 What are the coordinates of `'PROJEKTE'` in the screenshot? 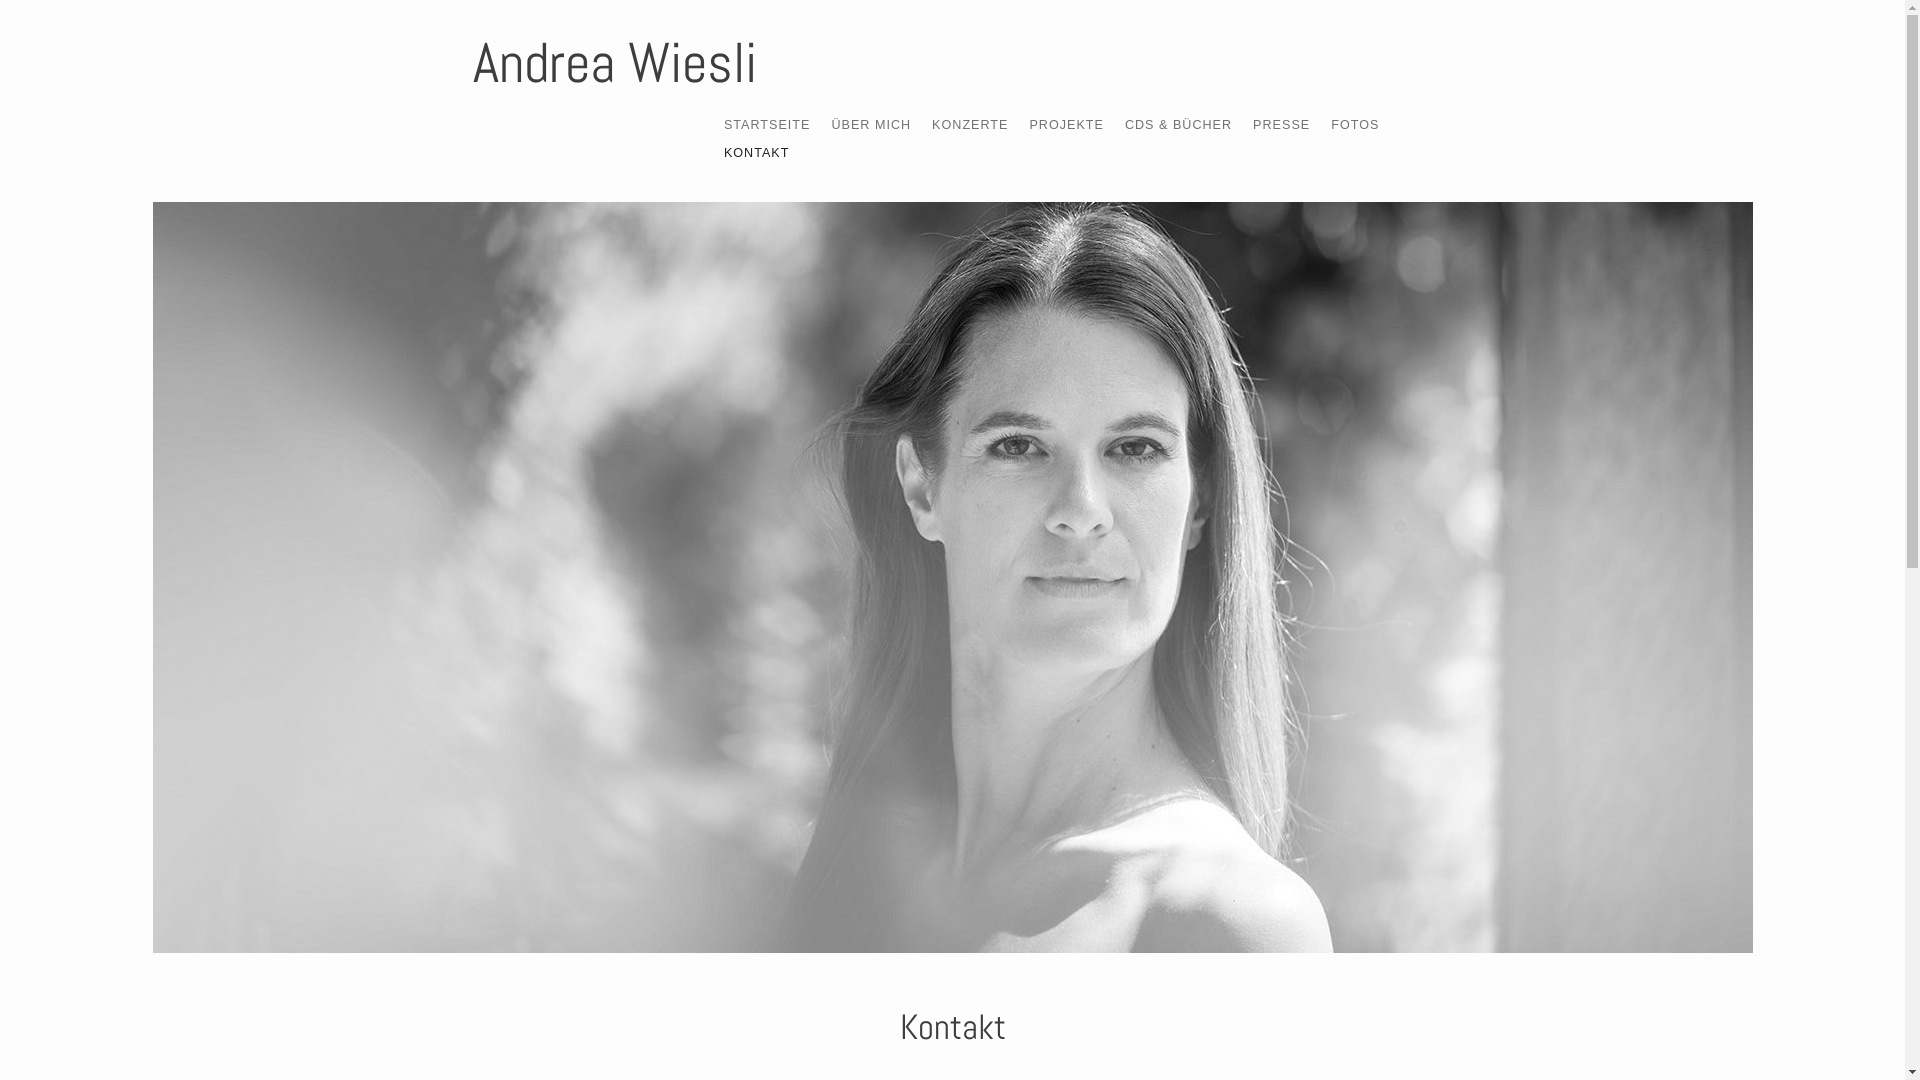 It's located at (1064, 124).